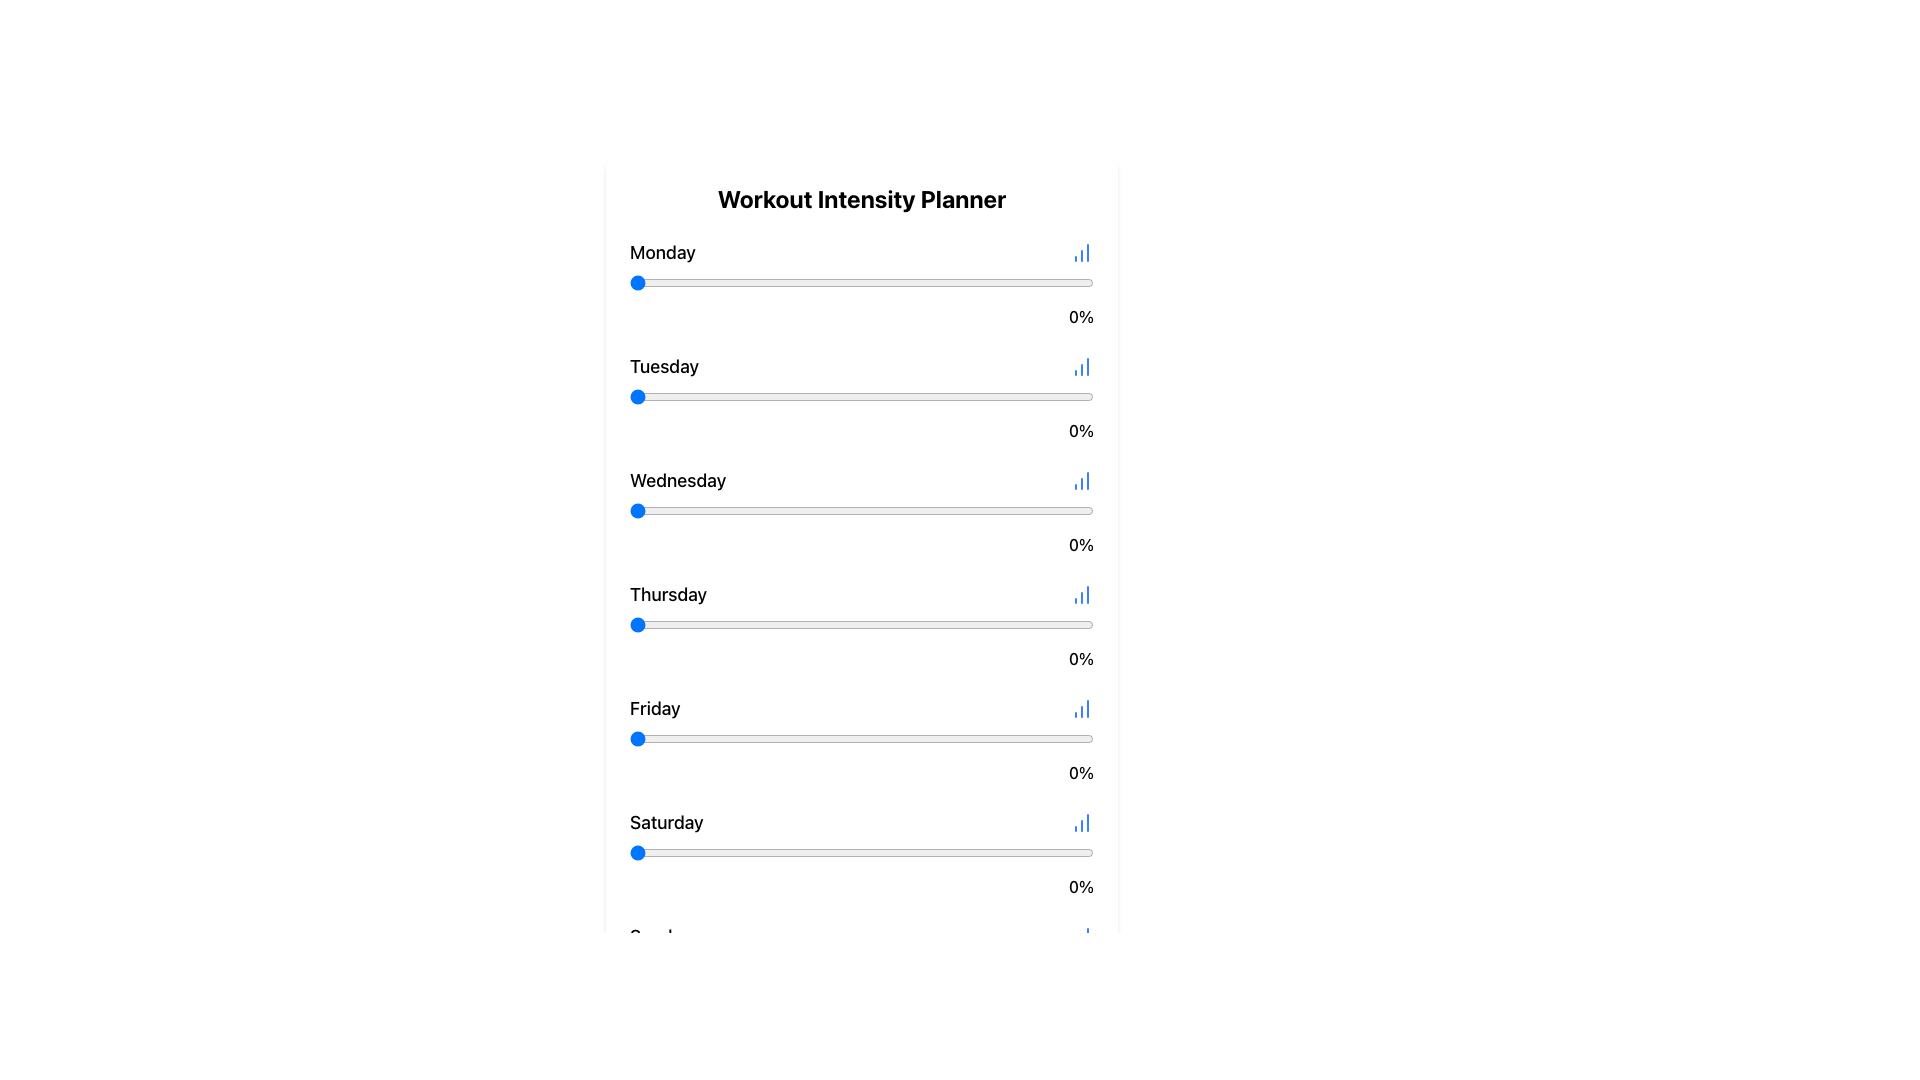  I want to click on the Friday intensity, so click(811, 739).